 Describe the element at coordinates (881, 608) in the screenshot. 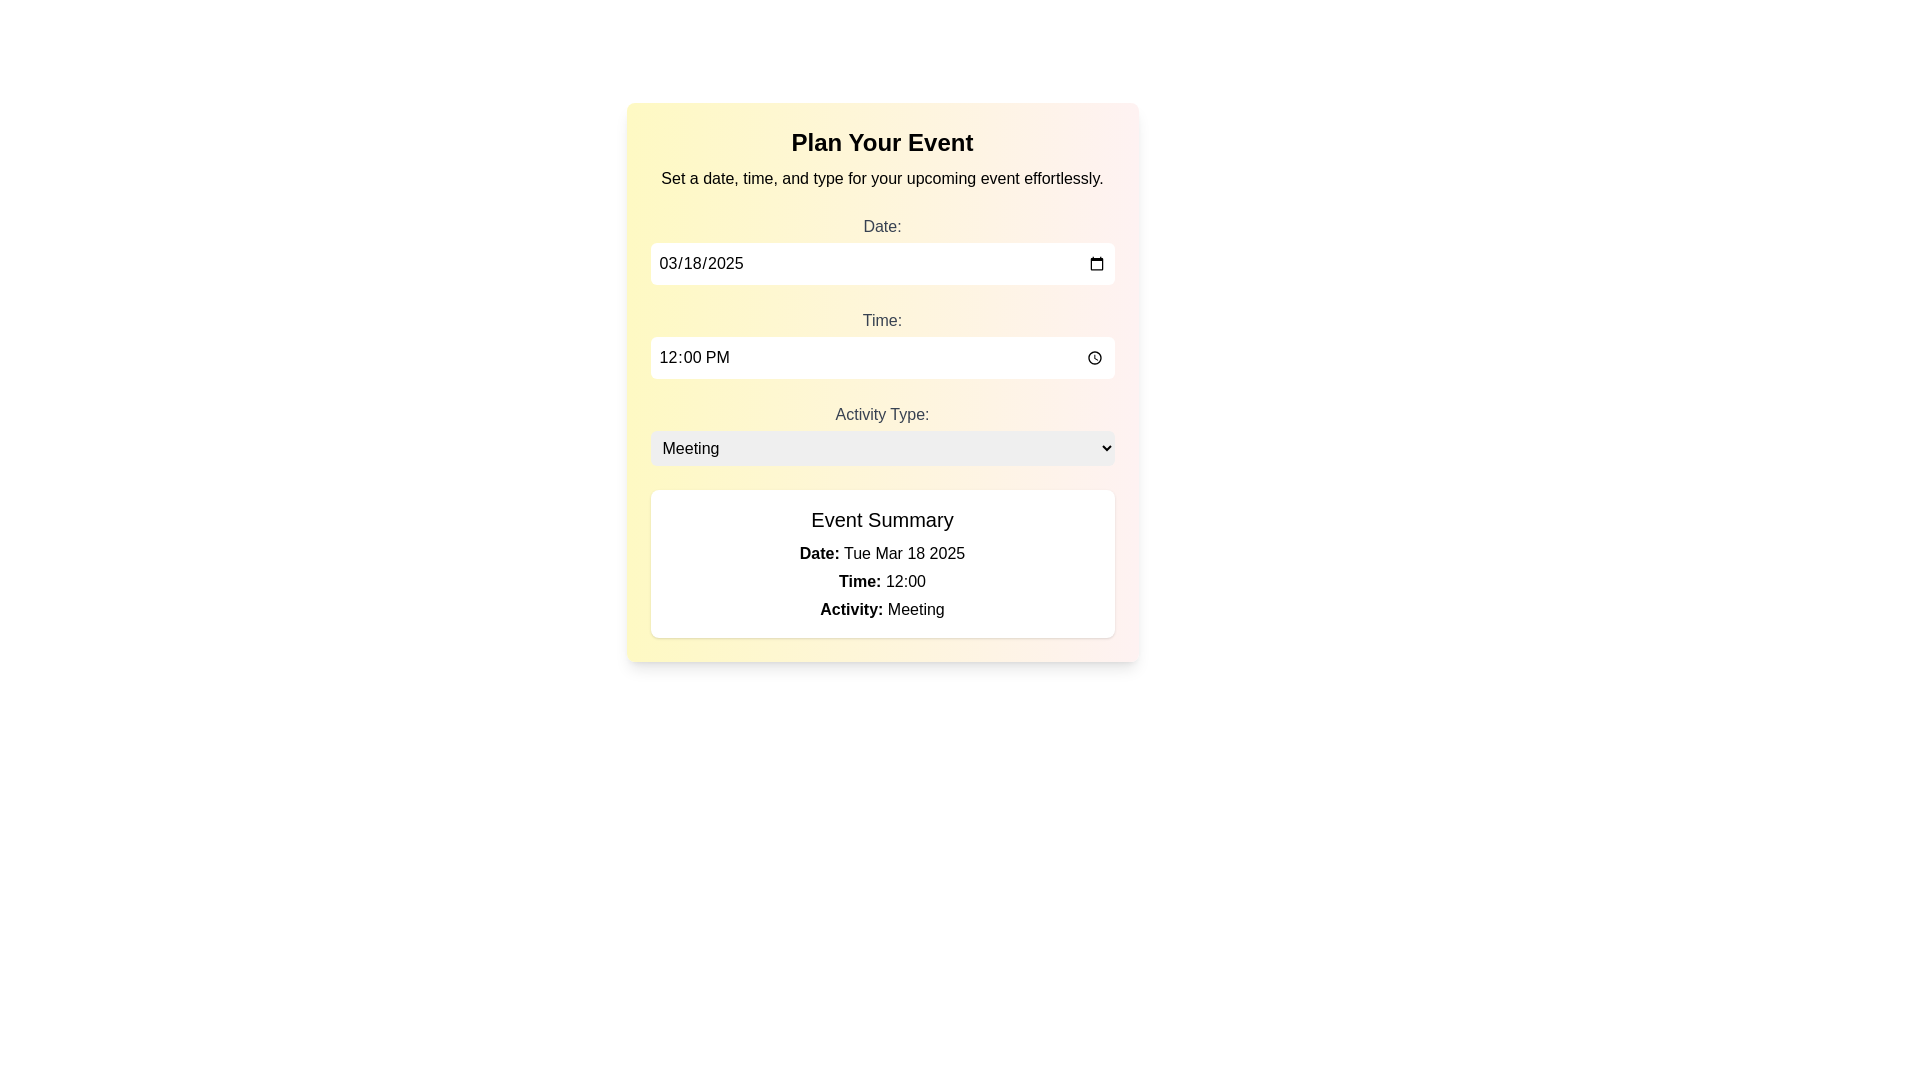

I see `the static text label element displaying 'Activity: Meeting', which is styled in bold and is located at the bottom of the 'Event Summary' box` at that location.